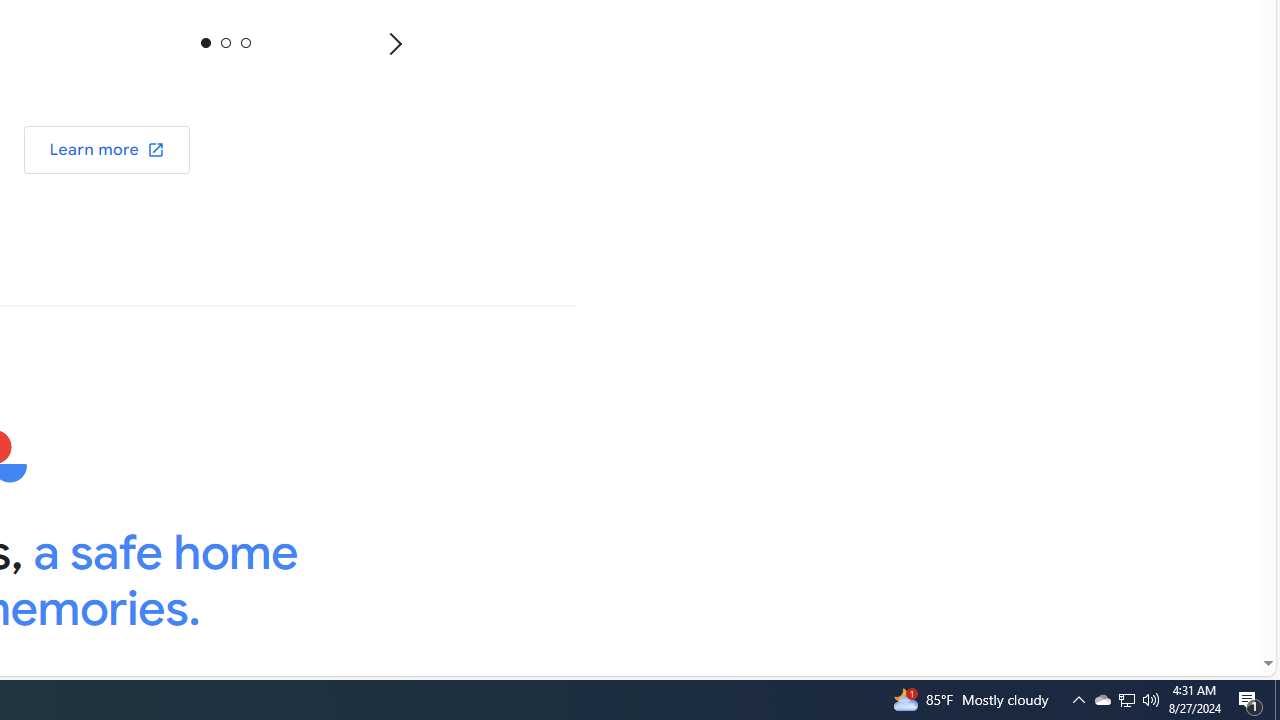  I want to click on '0', so click(206, 42).